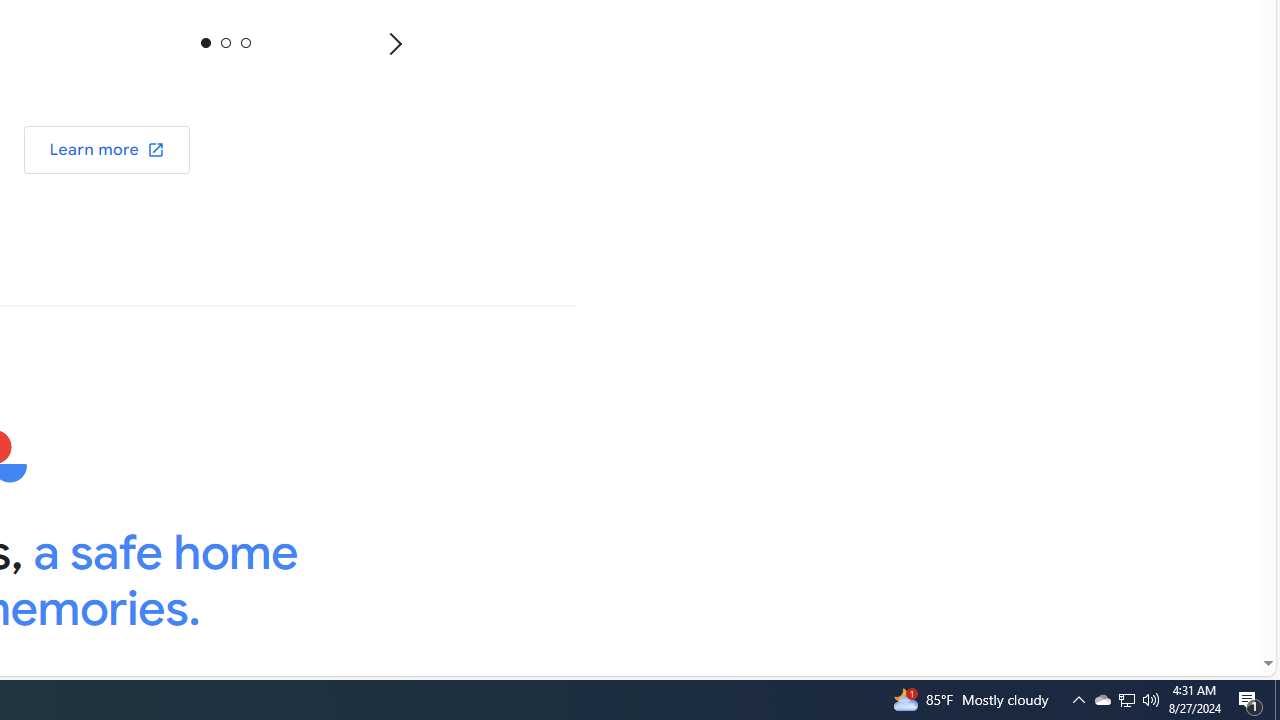  I want to click on '0', so click(206, 42).